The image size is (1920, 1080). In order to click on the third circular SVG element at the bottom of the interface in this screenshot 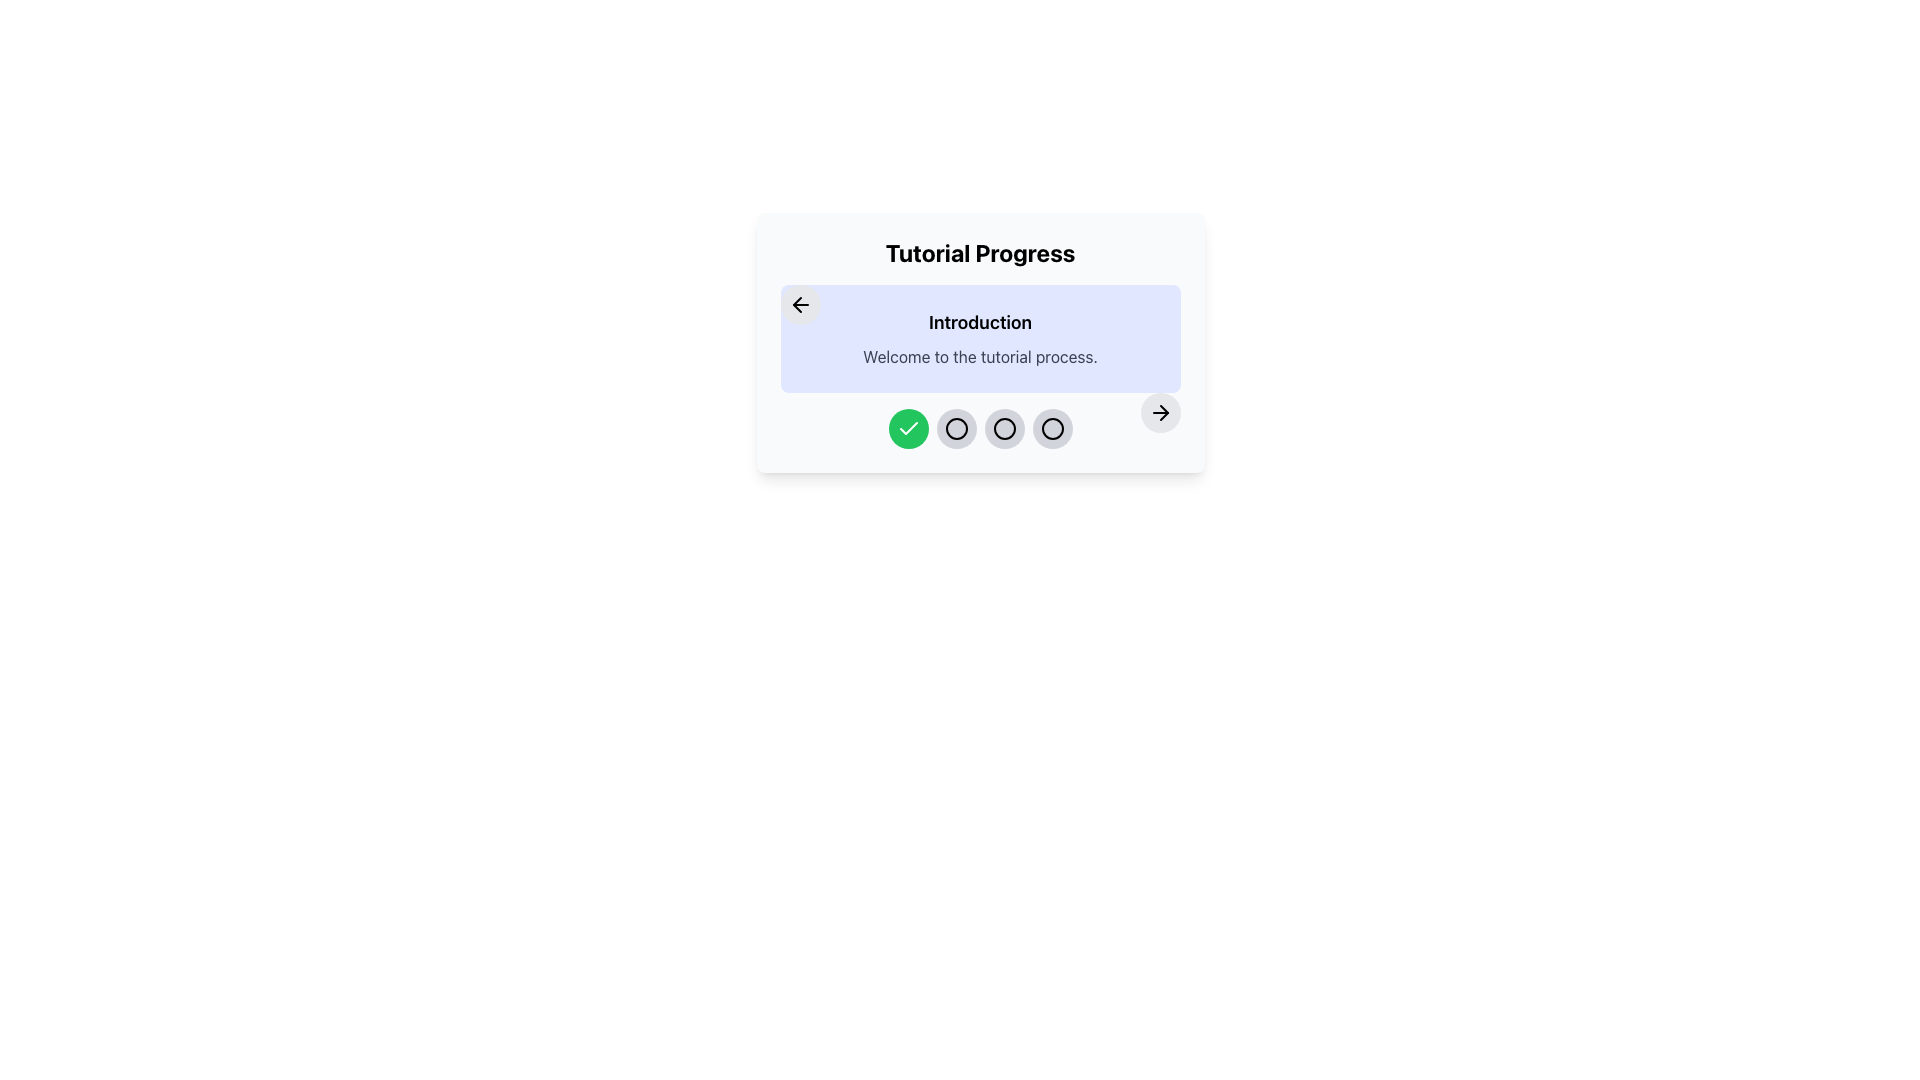, I will do `click(1051, 427)`.